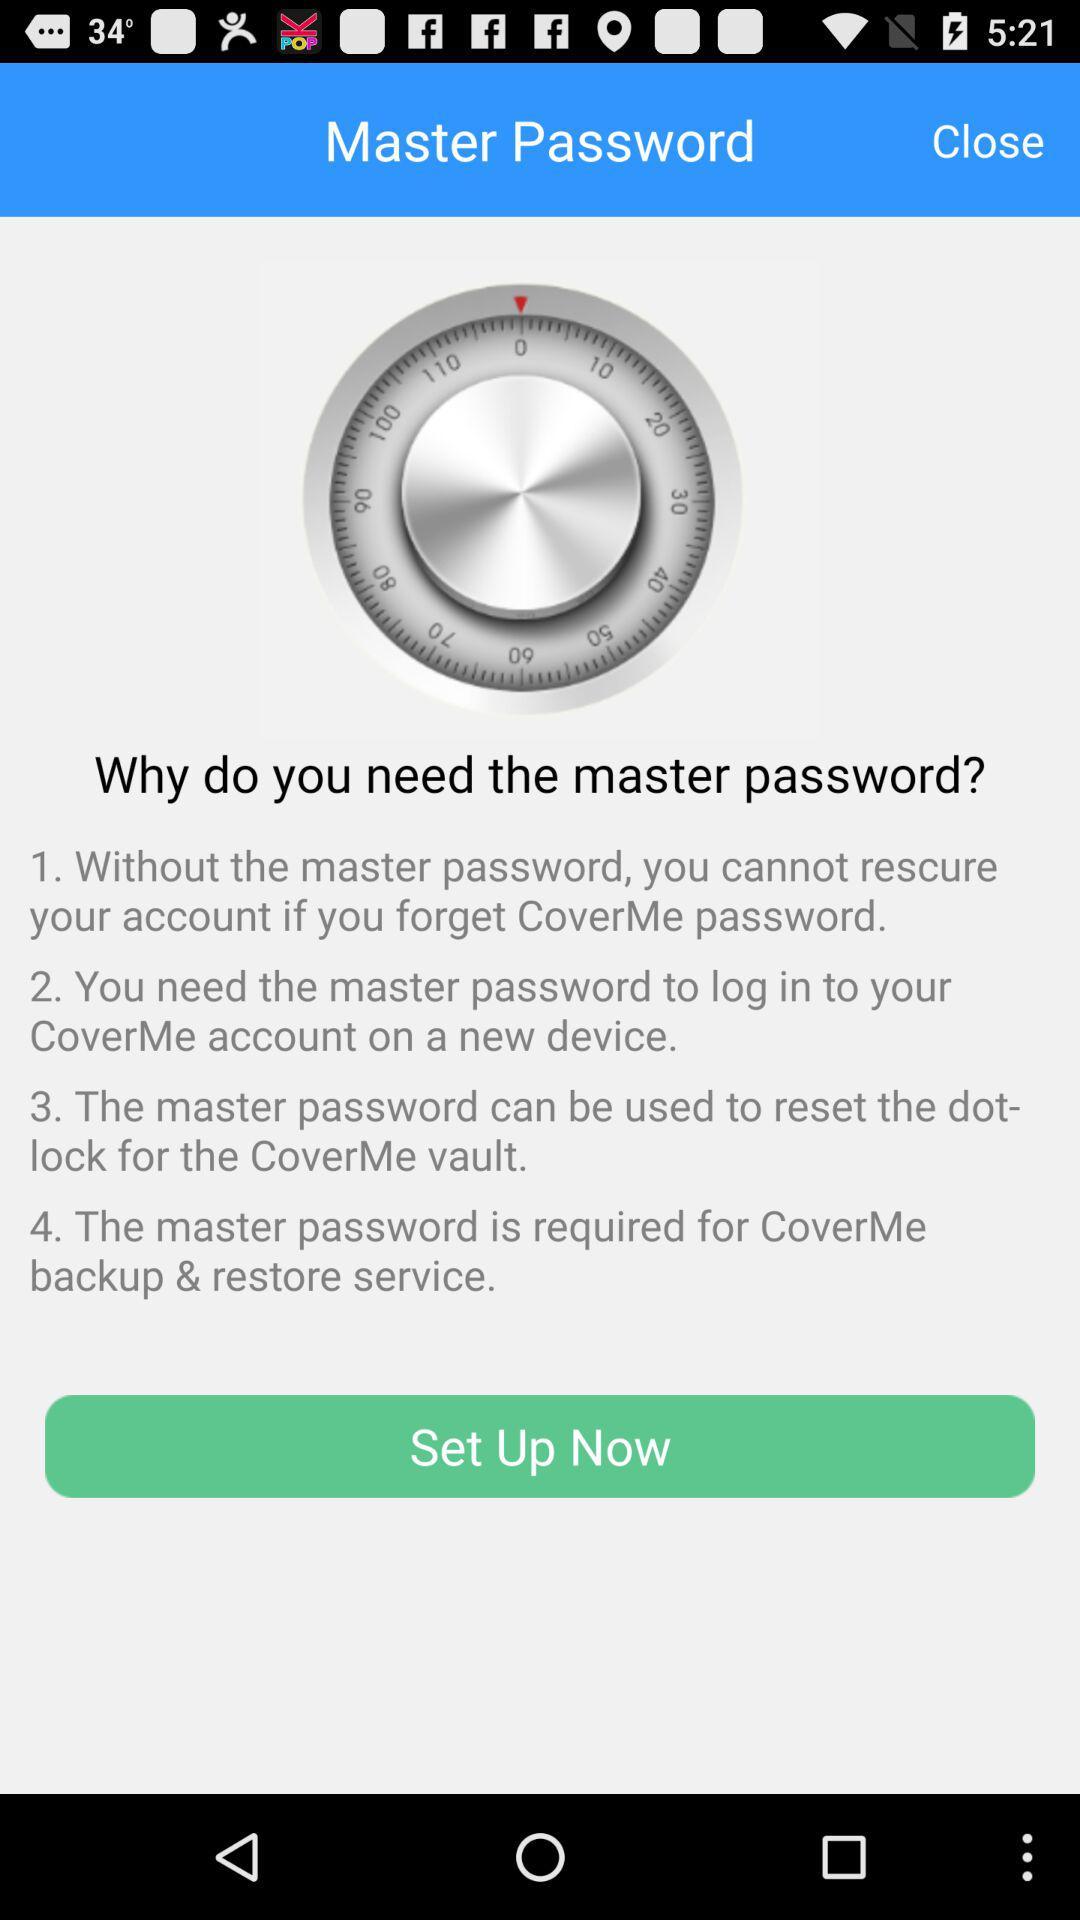 The height and width of the screenshot is (1920, 1080). What do you see at coordinates (540, 1446) in the screenshot?
I see `set up now icon` at bounding box center [540, 1446].